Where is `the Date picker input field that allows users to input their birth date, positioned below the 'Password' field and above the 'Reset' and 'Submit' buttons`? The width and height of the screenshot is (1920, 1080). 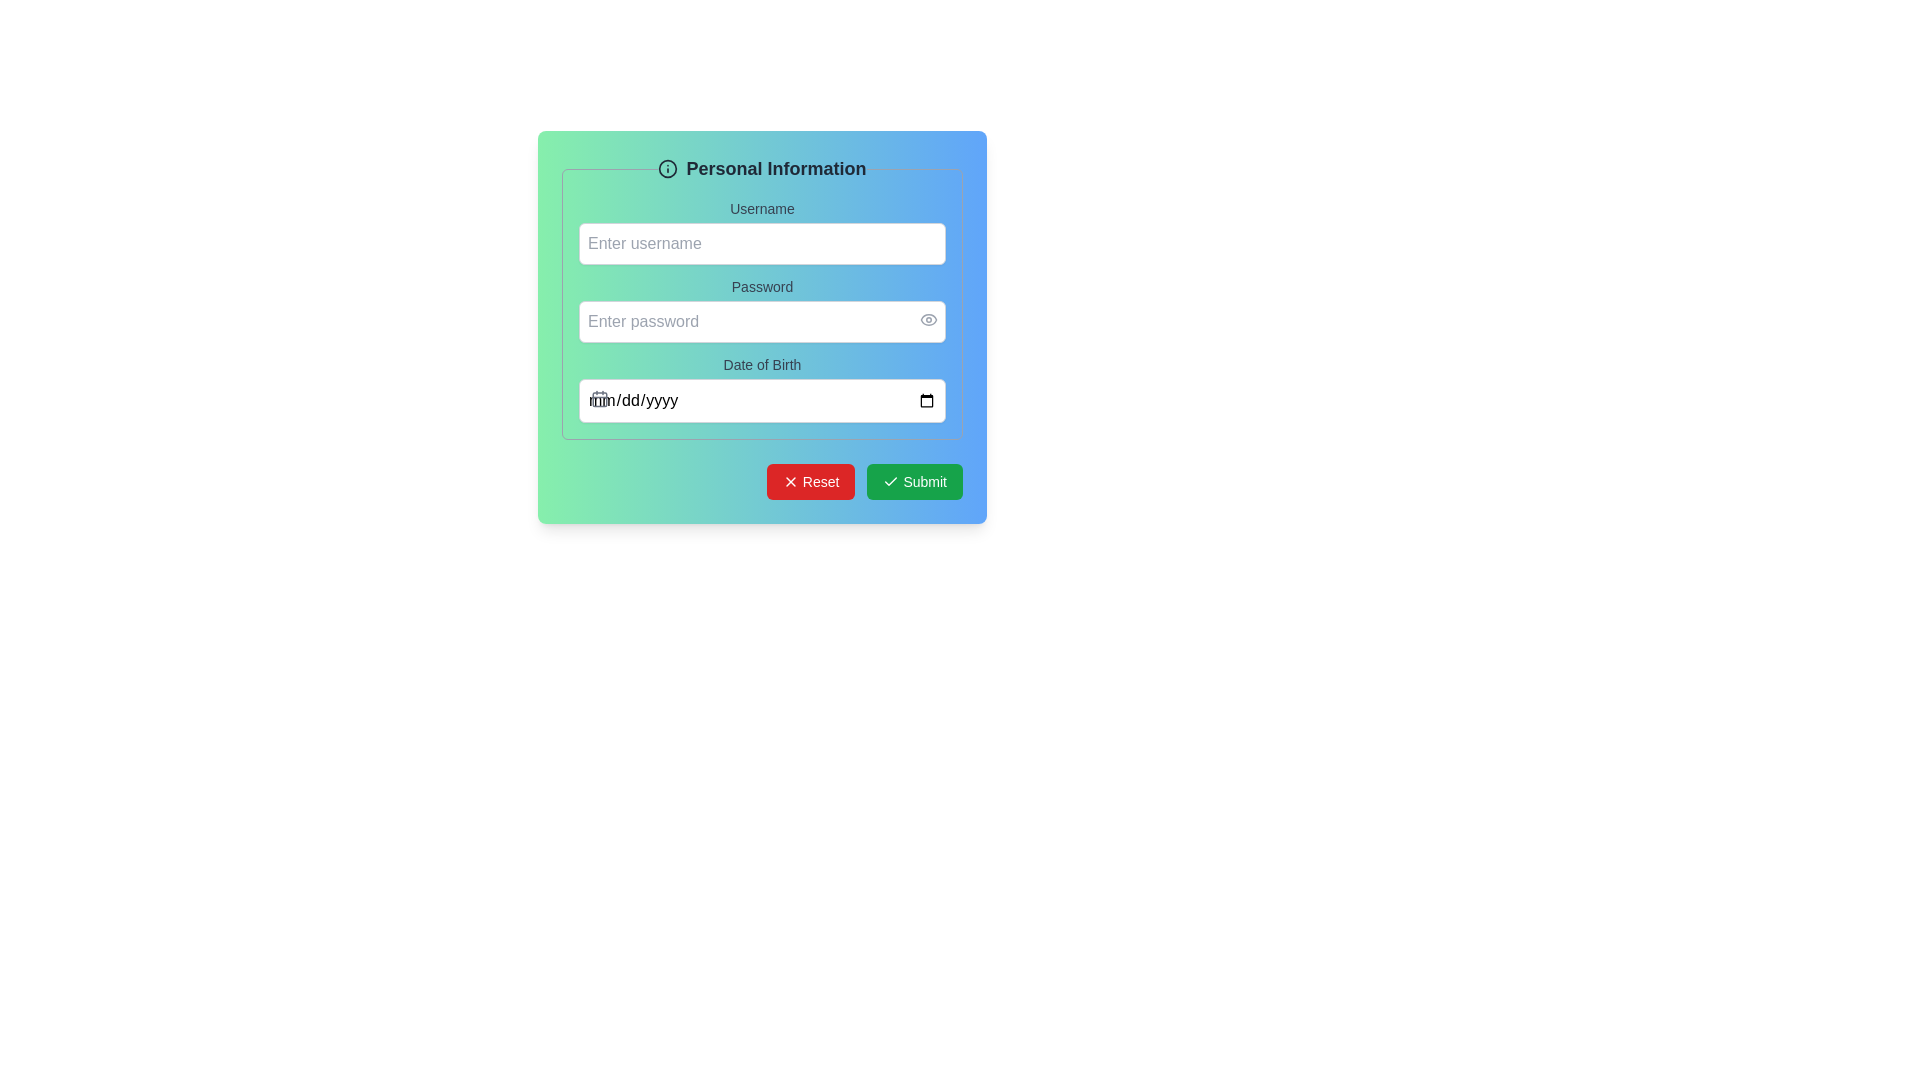
the Date picker input field that allows users to input their birth date, positioned below the 'Password' field and above the 'Reset' and 'Submit' buttons is located at coordinates (761, 389).